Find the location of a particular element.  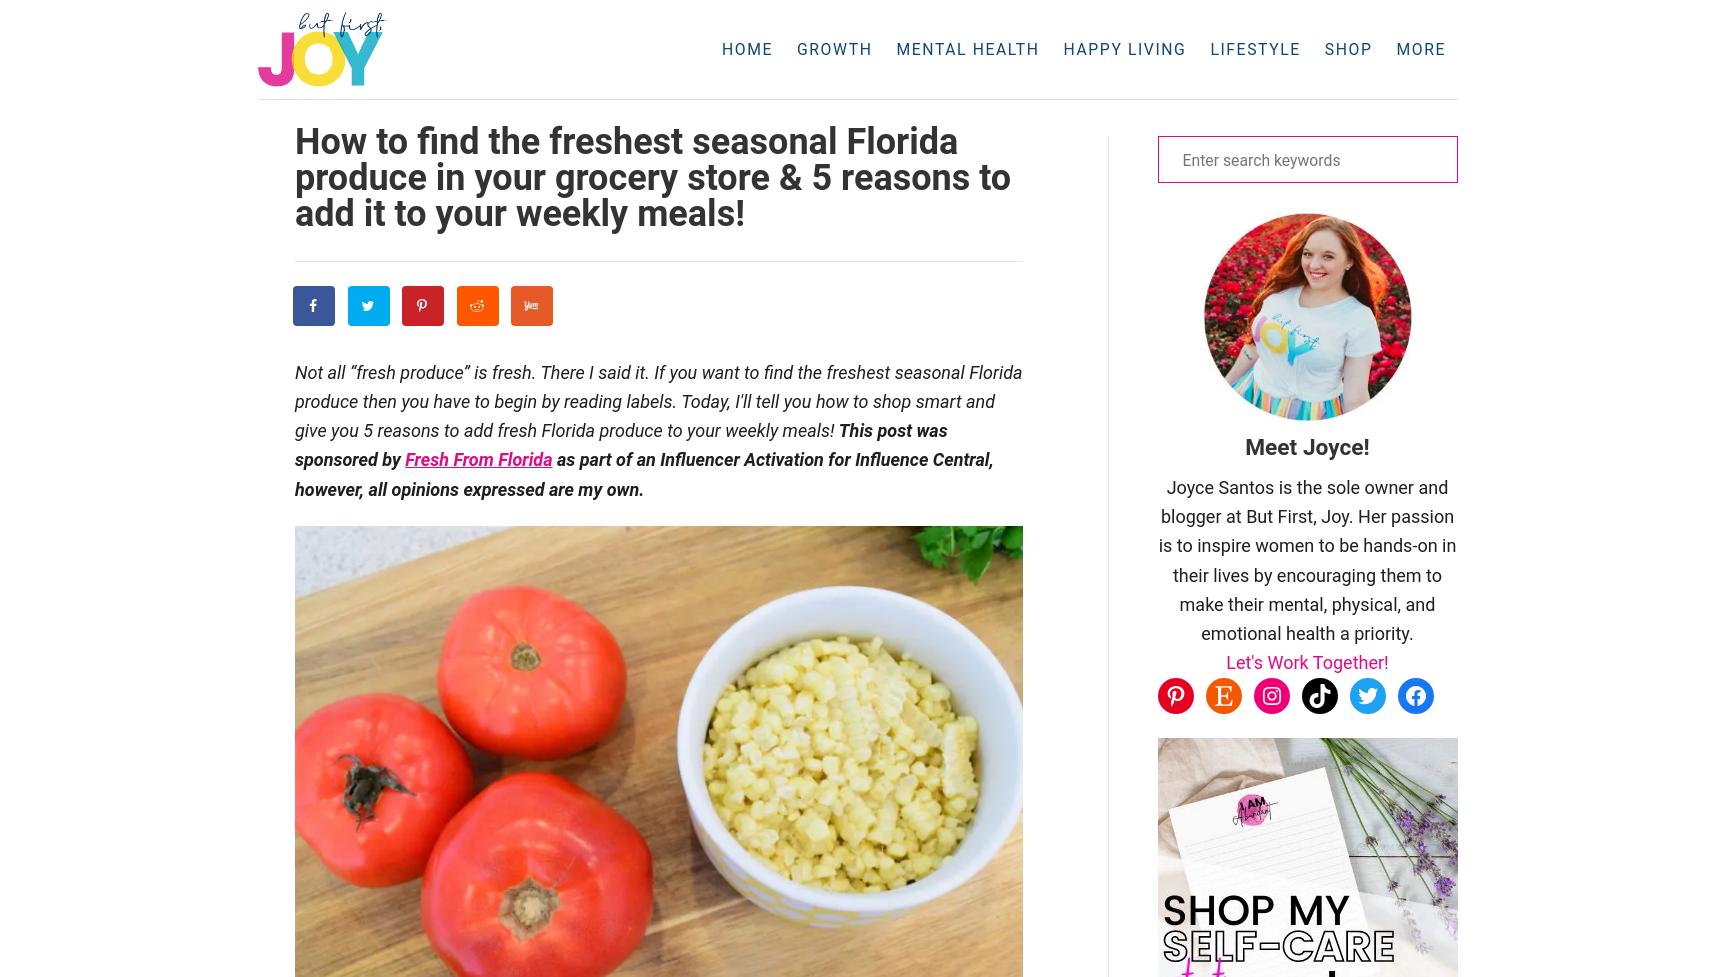

'Pinterest Template Bundle' is located at coordinates (1237, 360).